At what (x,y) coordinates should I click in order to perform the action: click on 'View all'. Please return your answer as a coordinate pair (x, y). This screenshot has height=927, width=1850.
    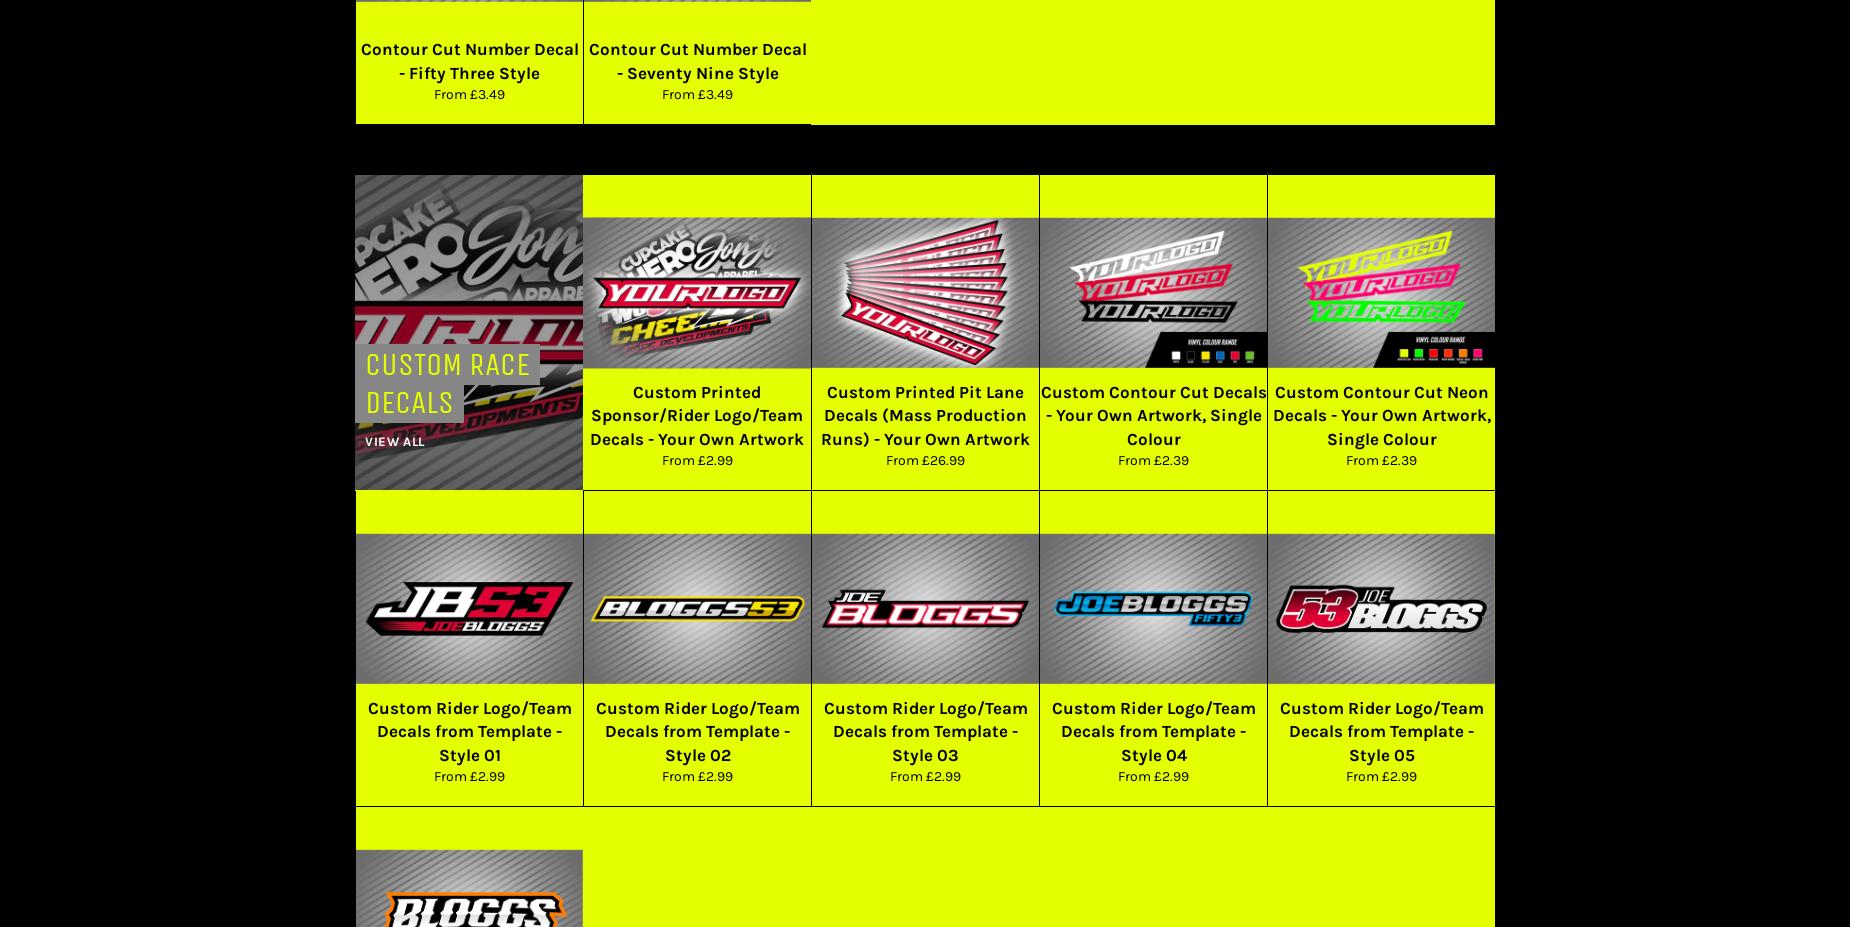
    Looking at the image, I should click on (393, 439).